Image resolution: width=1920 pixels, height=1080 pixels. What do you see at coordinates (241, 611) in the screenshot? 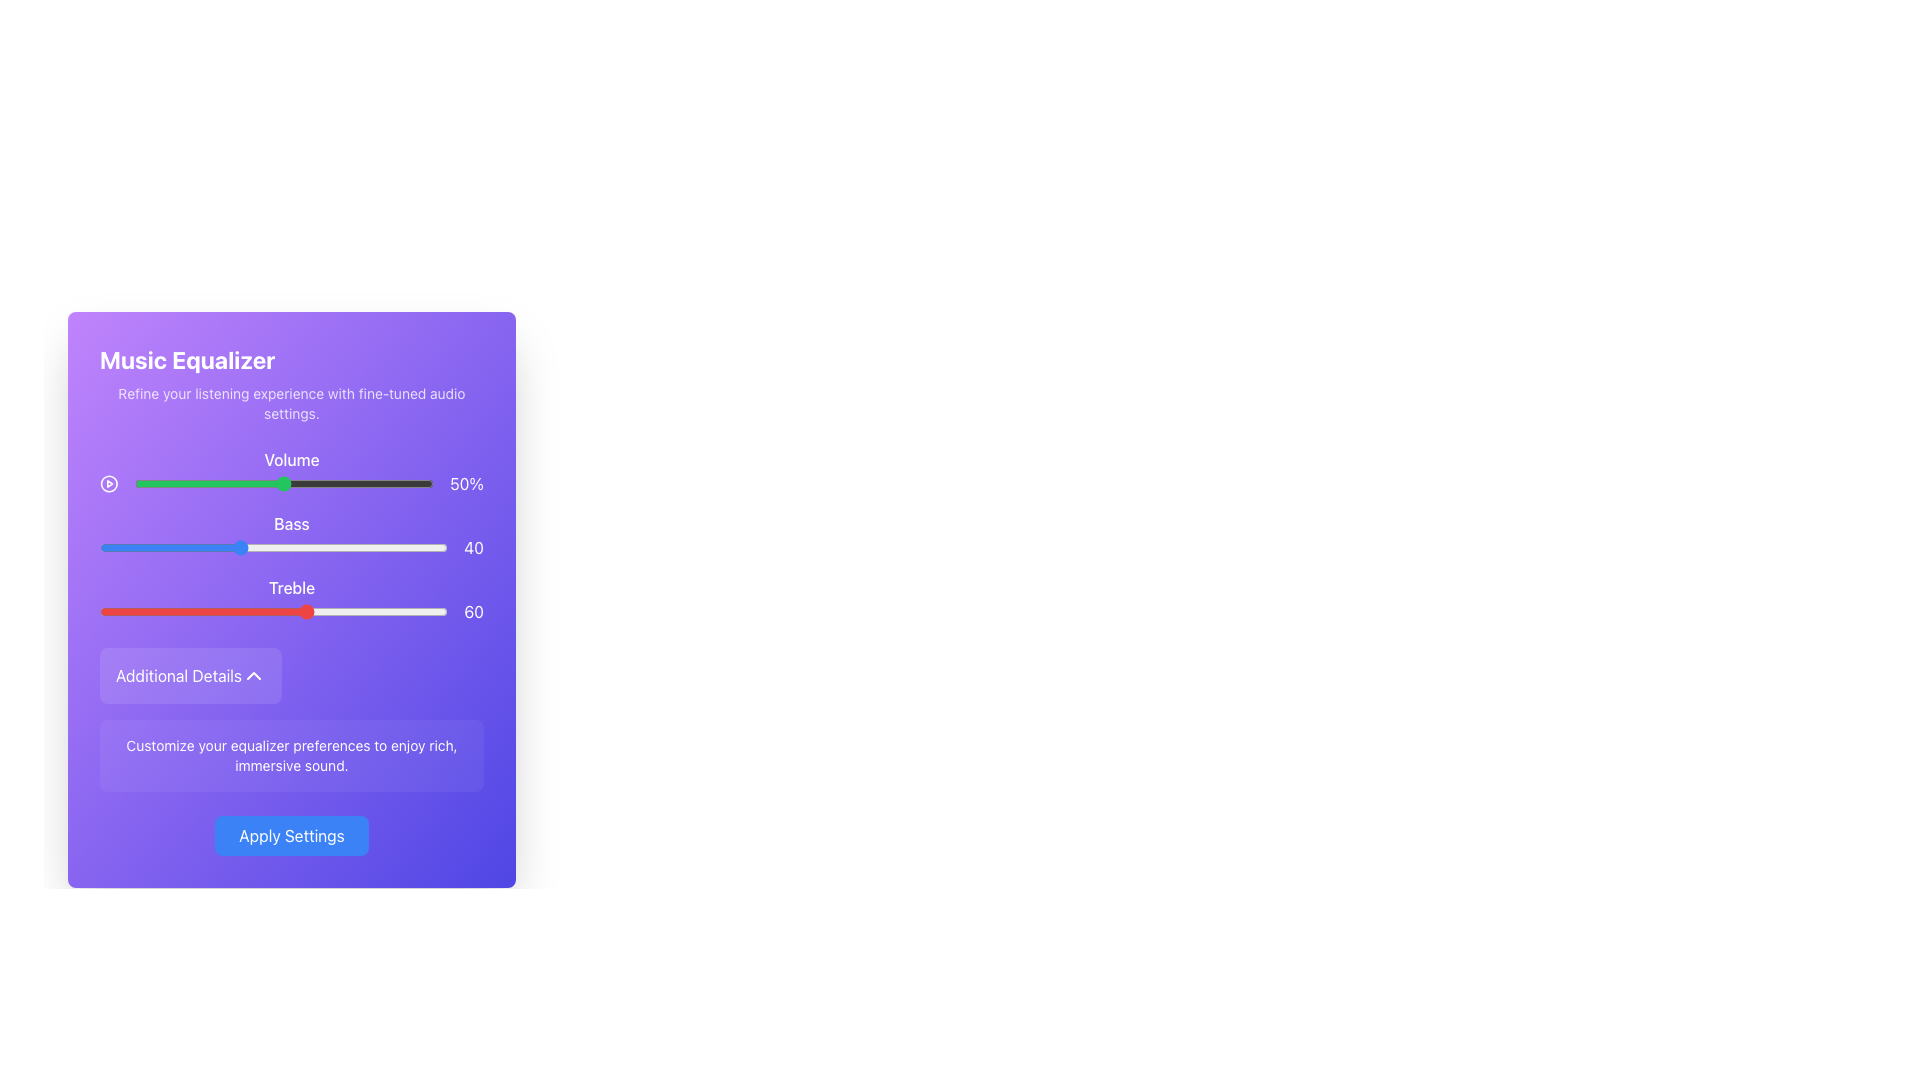
I see `the treble level` at bounding box center [241, 611].